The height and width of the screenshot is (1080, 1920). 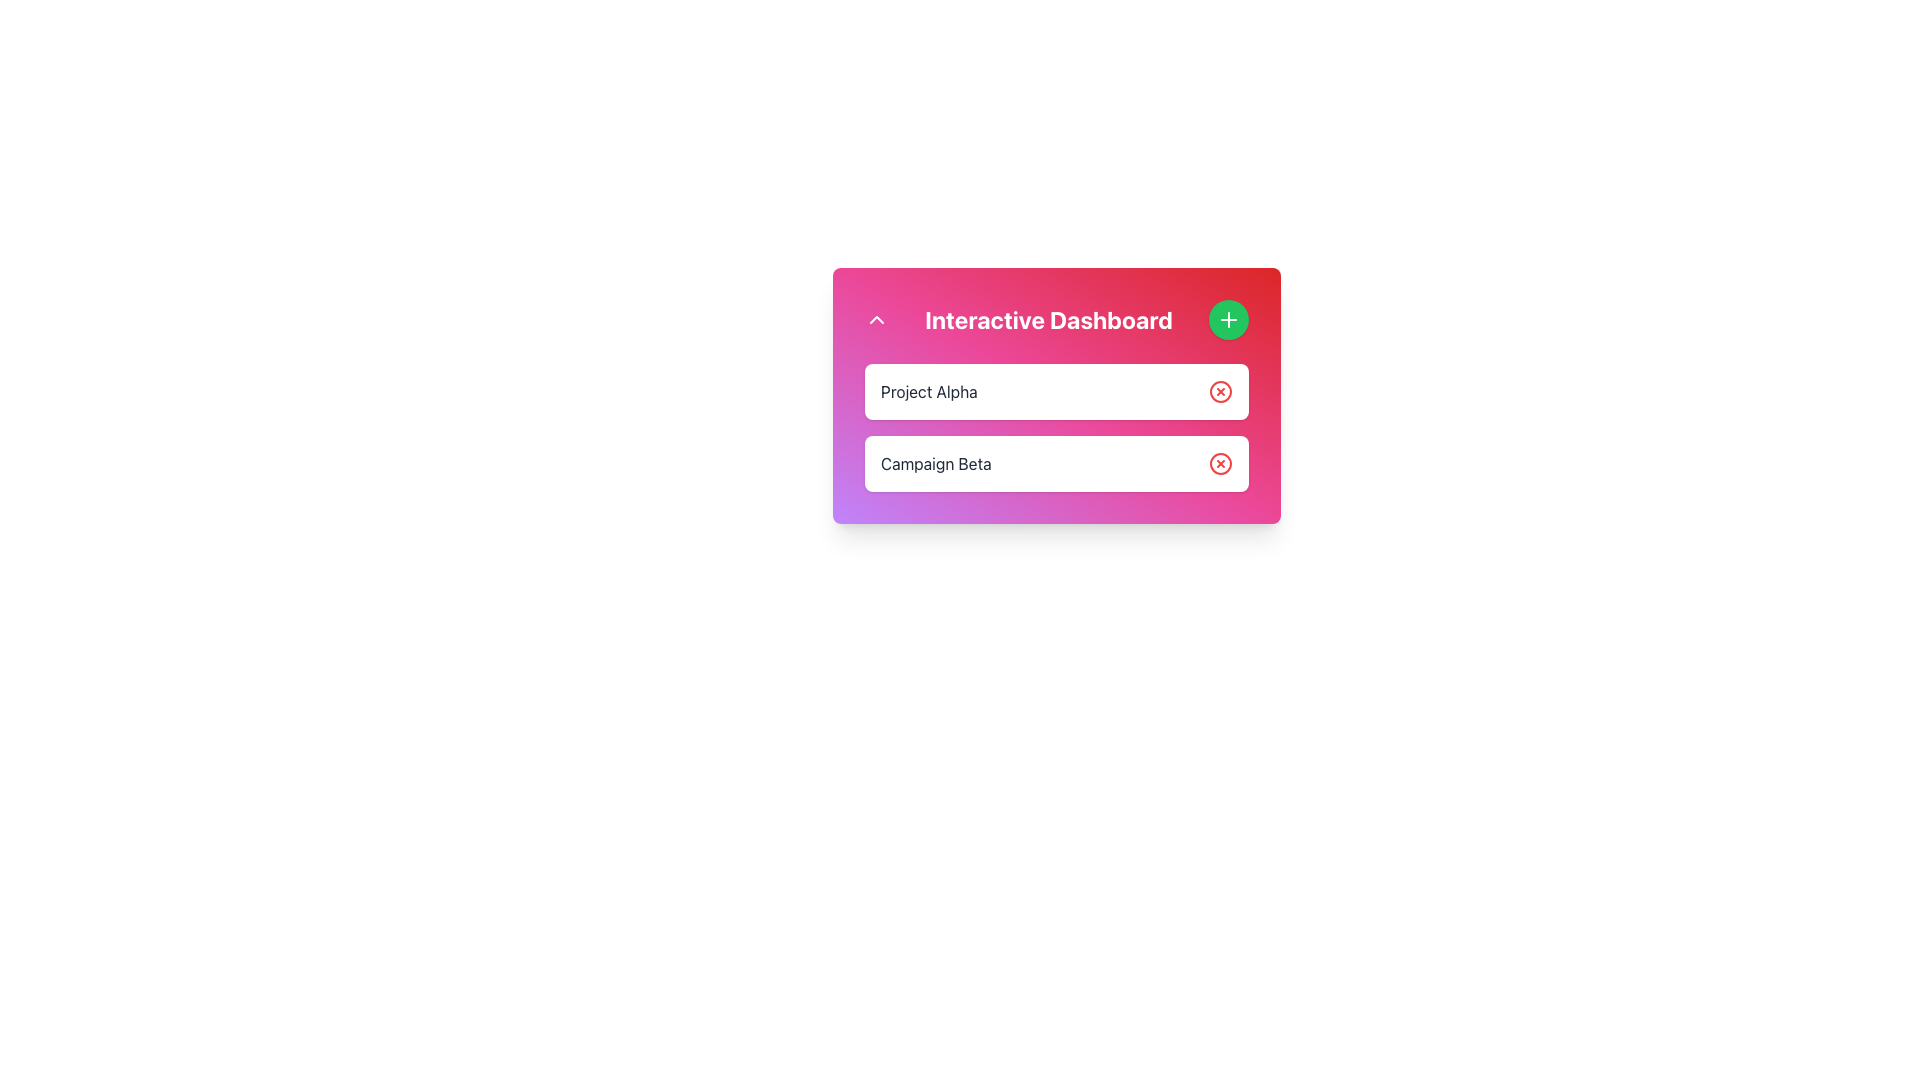 What do you see at coordinates (1055, 463) in the screenshot?
I see `text 'Campaign Beta' from the second item in the list under 'Interactive Dashboard', which has a white background and a red circular close button` at bounding box center [1055, 463].